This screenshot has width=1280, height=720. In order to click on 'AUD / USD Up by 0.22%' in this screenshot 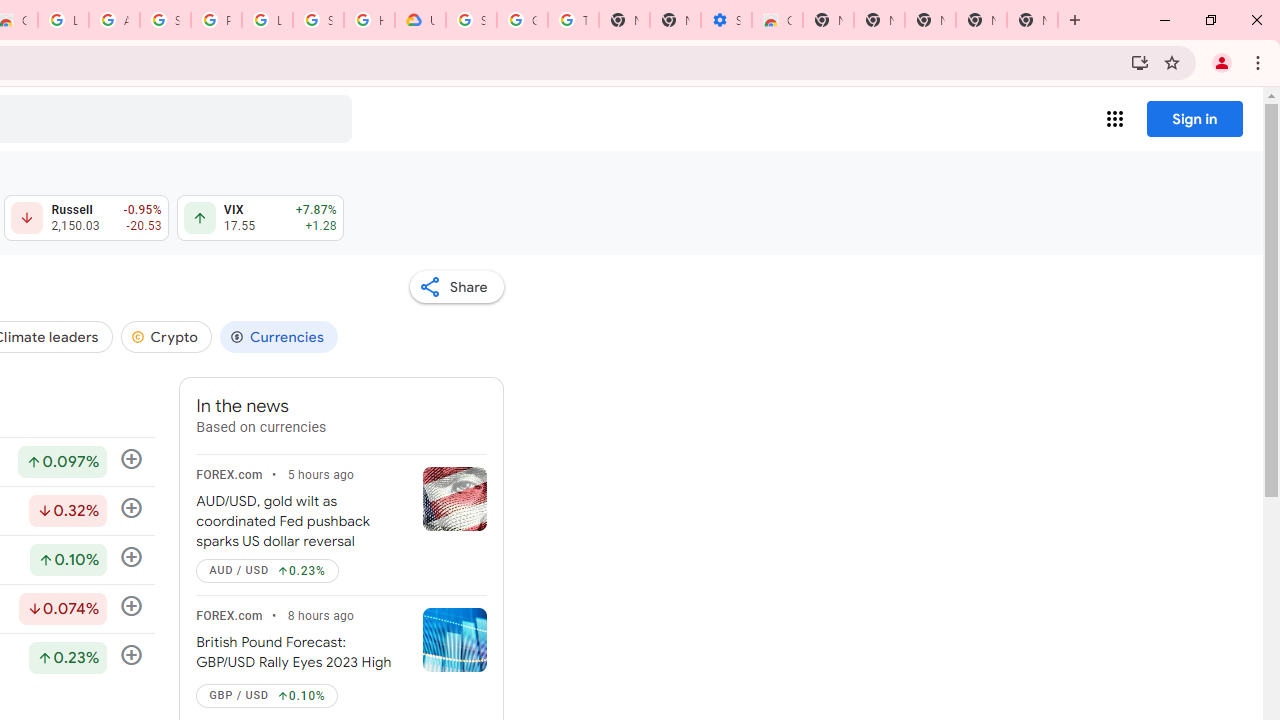, I will do `click(266, 570)`.